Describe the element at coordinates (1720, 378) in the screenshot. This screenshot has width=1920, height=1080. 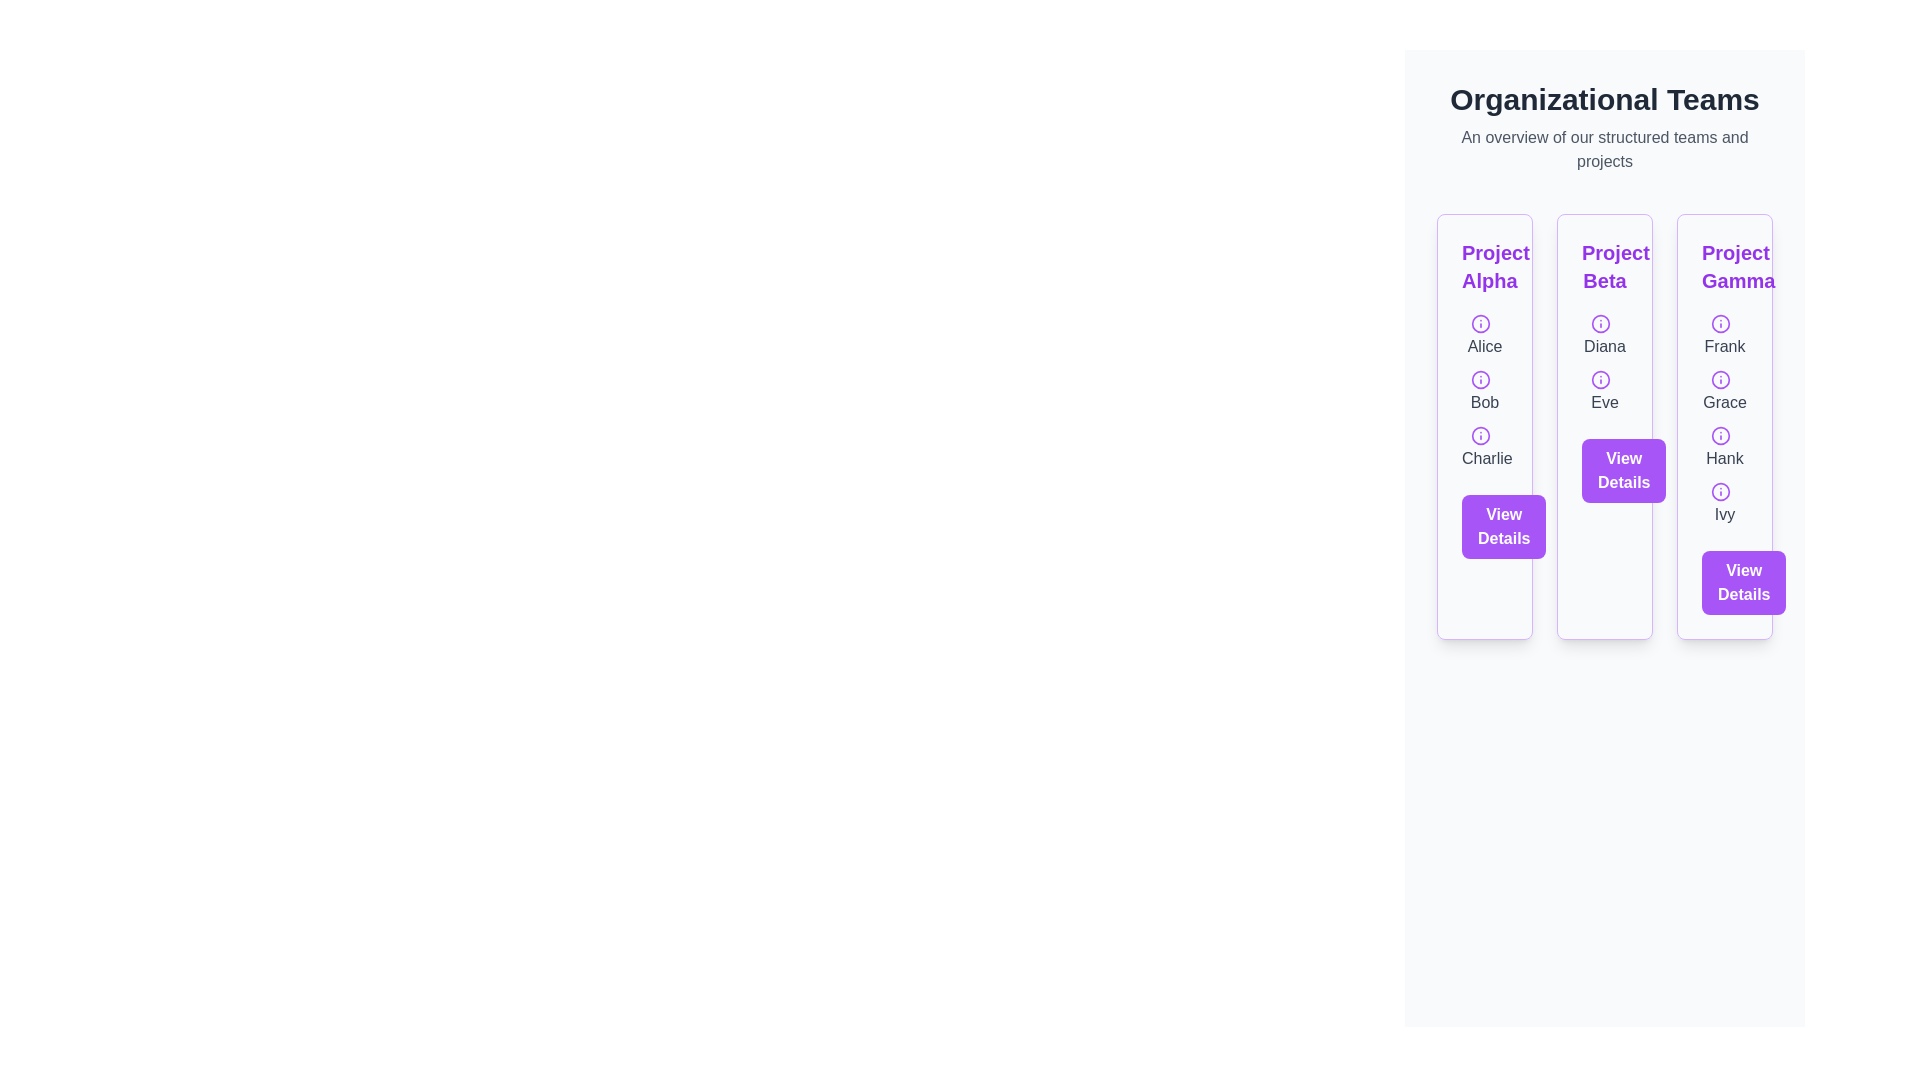
I see `the circular graphic element with a purple border located beside the text 'Grace' in the 'Project Gamma' section` at that location.